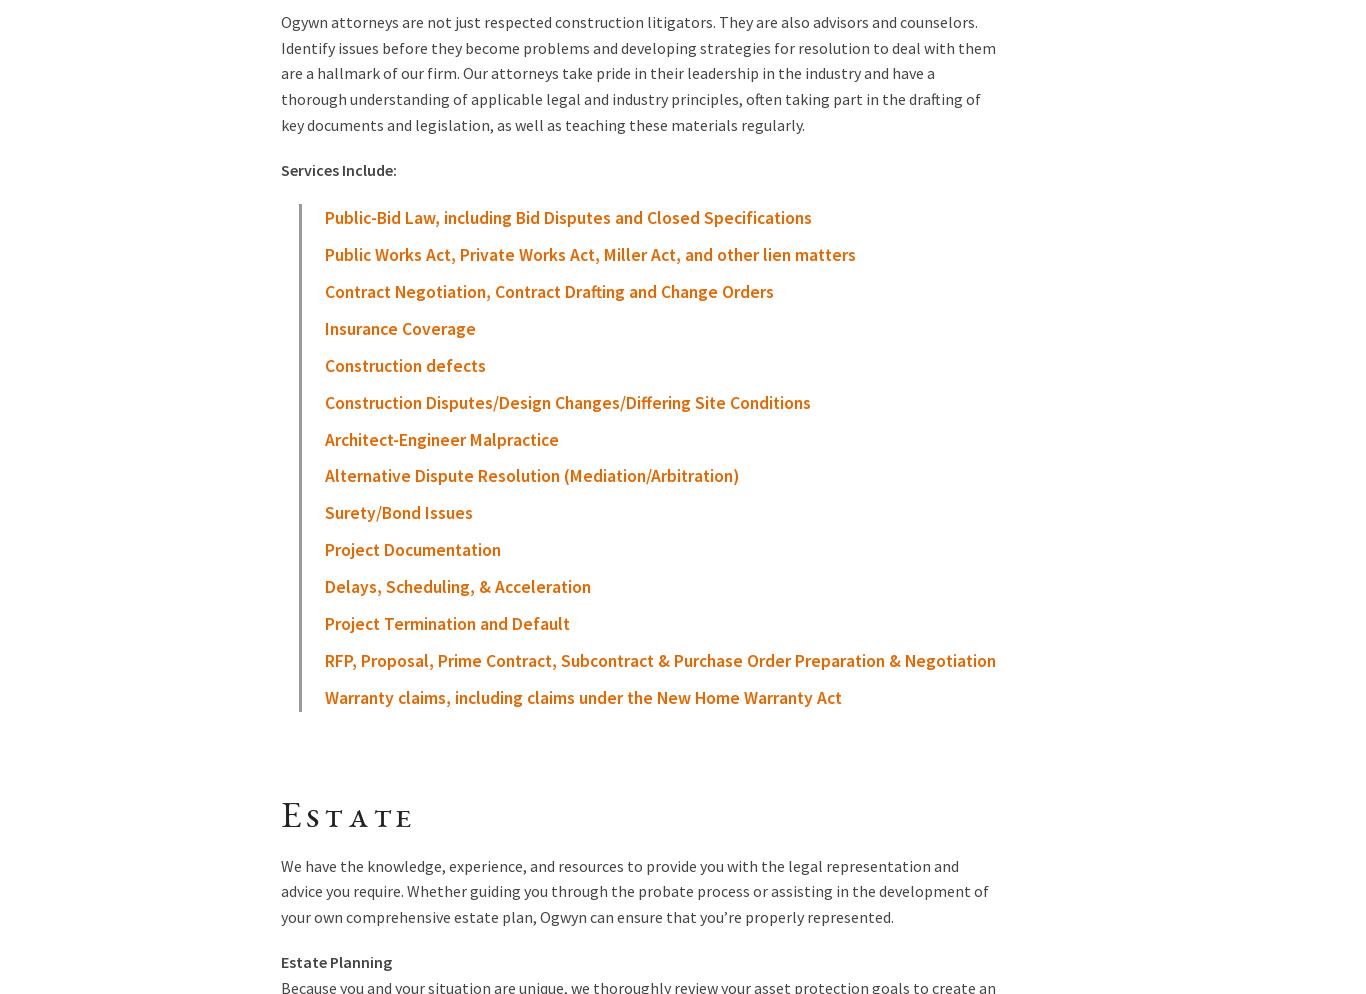 This screenshot has height=994, width=1366. What do you see at coordinates (324, 696) in the screenshot?
I see `'Warranty claims, including claims under the New Home Warranty Act'` at bounding box center [324, 696].